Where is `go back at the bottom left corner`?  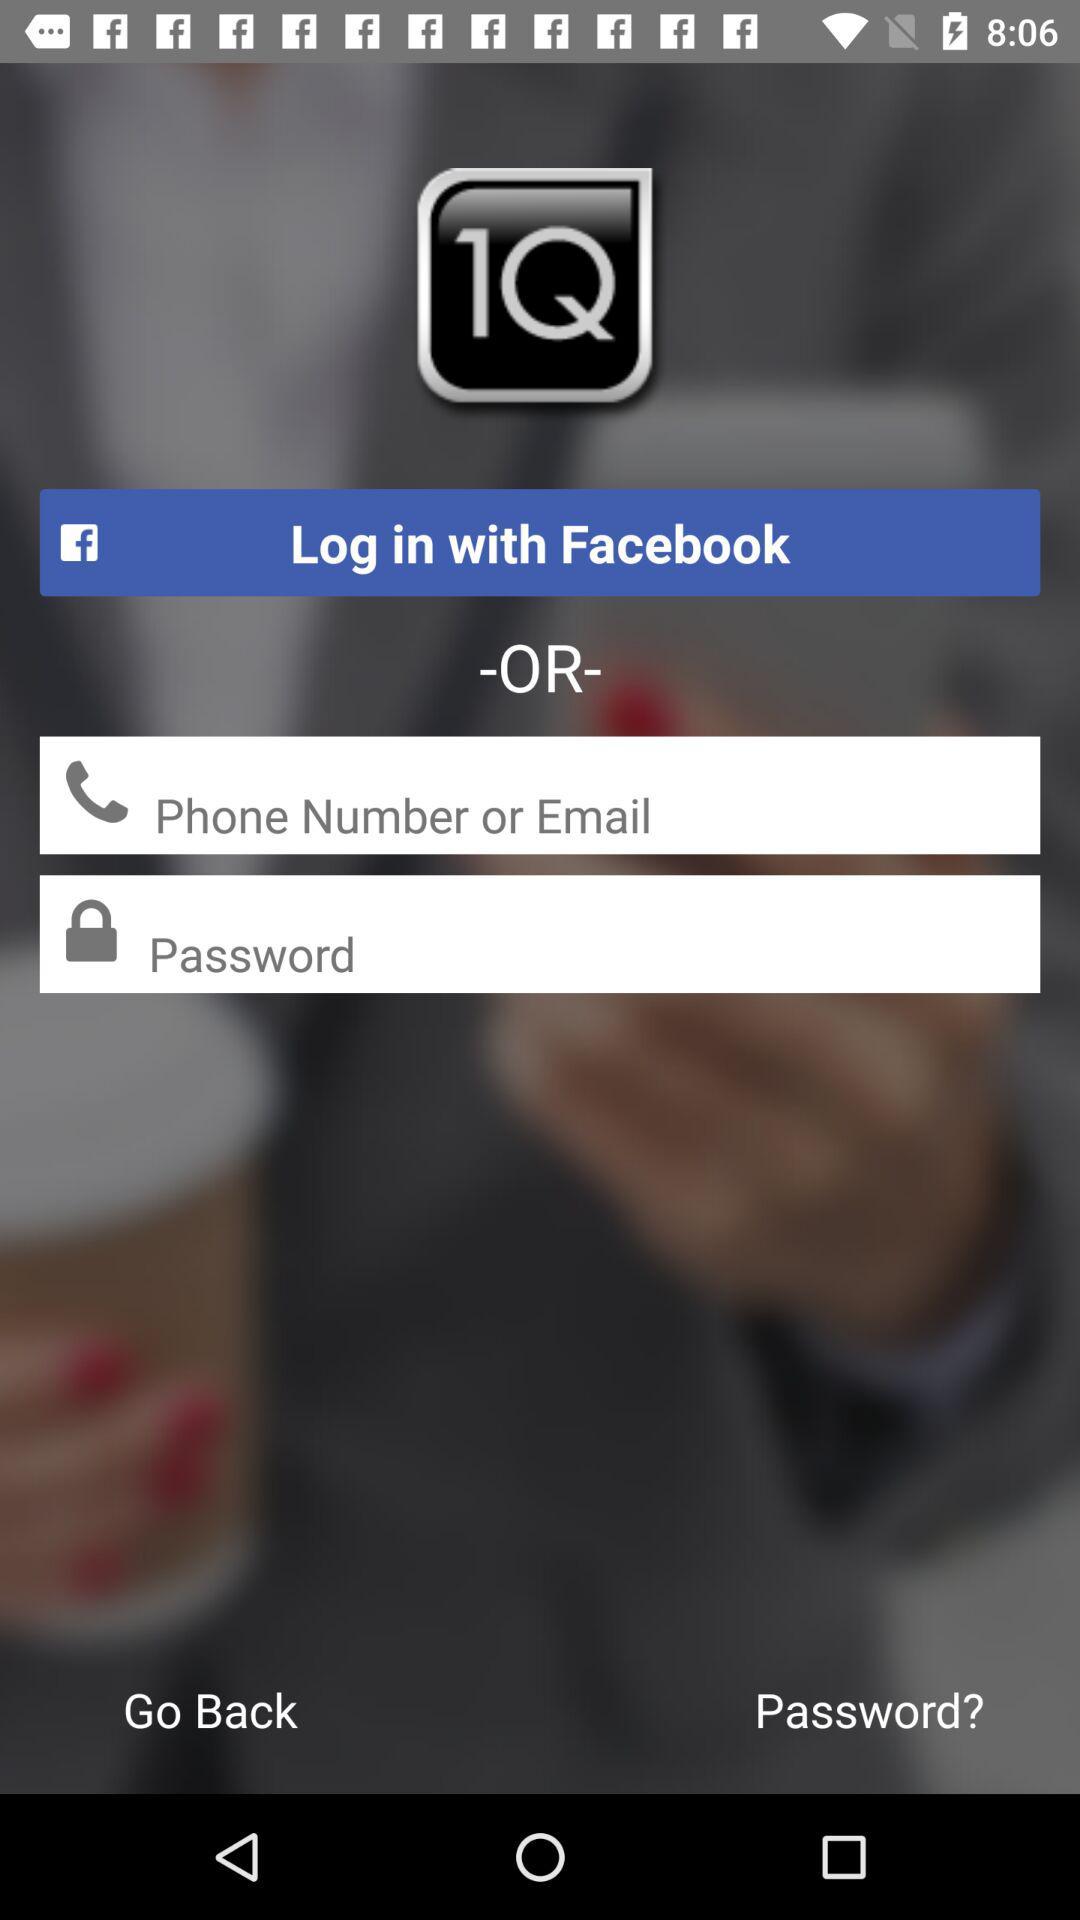
go back at the bottom left corner is located at coordinates (210, 1708).